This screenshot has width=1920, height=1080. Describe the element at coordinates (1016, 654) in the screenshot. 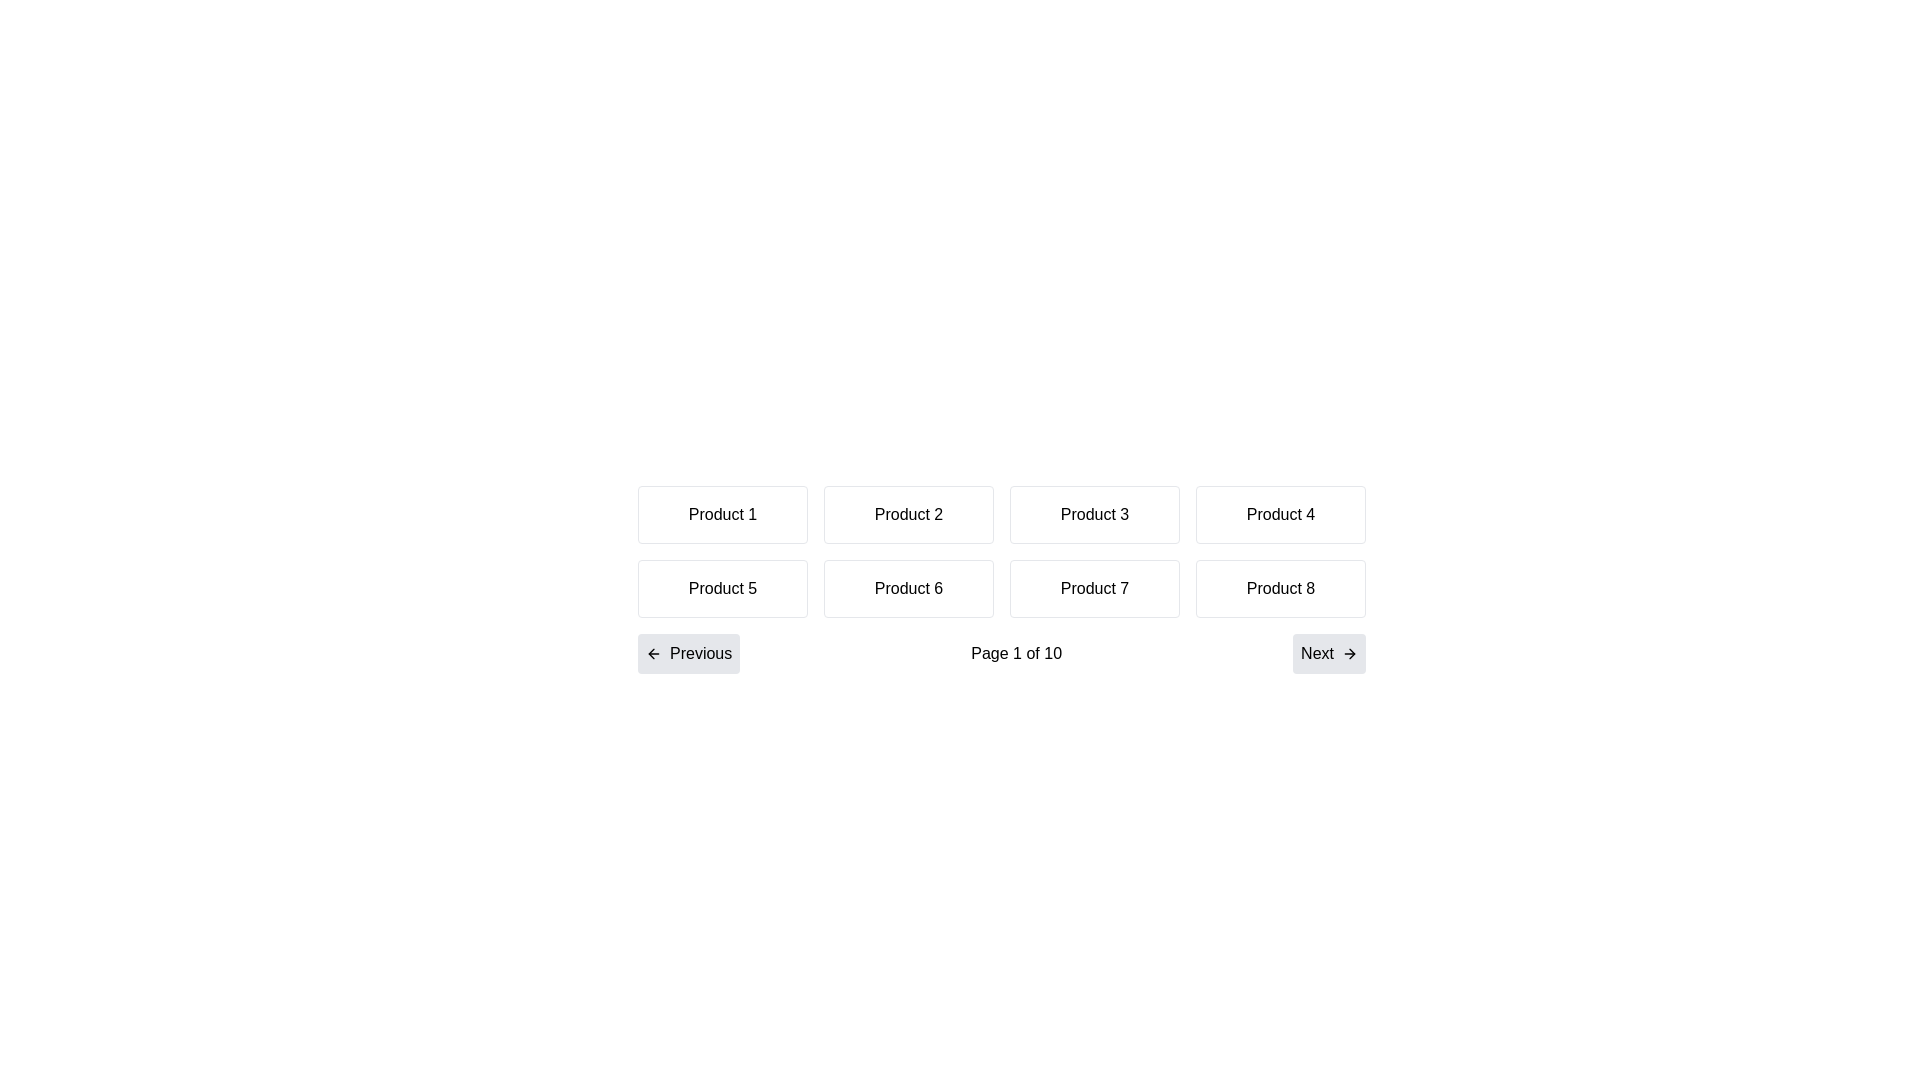

I see `the static text label displaying 'Page 1 of 10' located in the middle of the navigation bar between the 'Previous' and 'Next' buttons` at that location.